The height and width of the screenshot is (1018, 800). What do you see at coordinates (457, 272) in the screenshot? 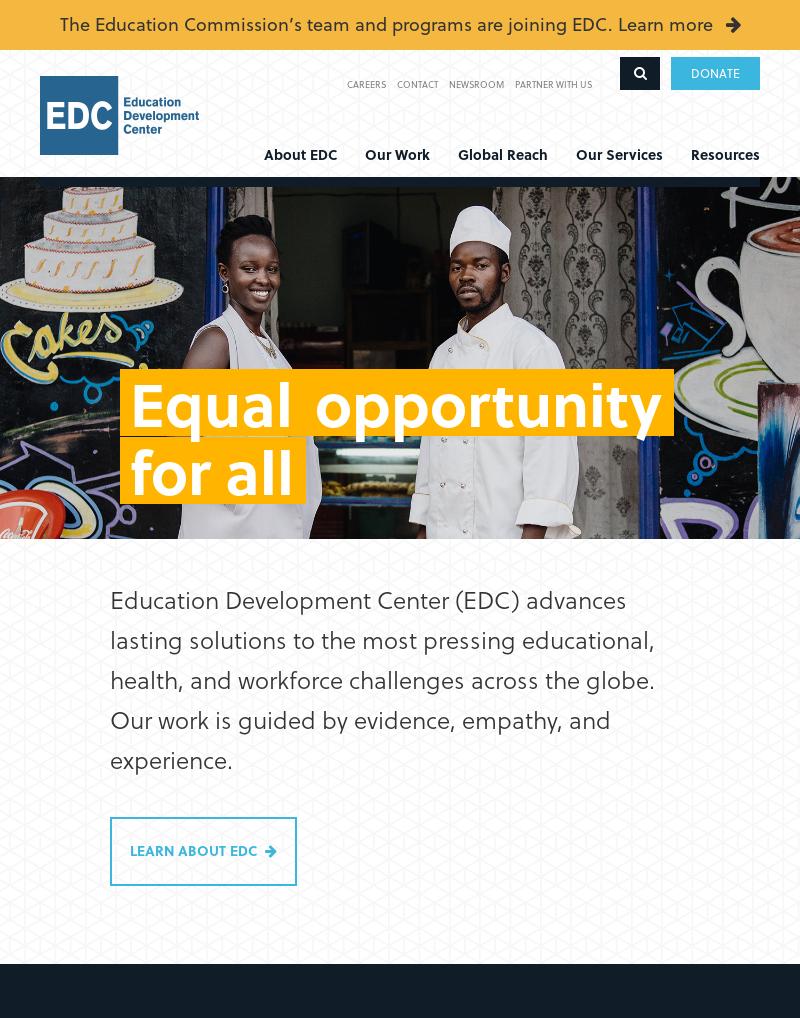
I see `'Europe'` at bounding box center [457, 272].